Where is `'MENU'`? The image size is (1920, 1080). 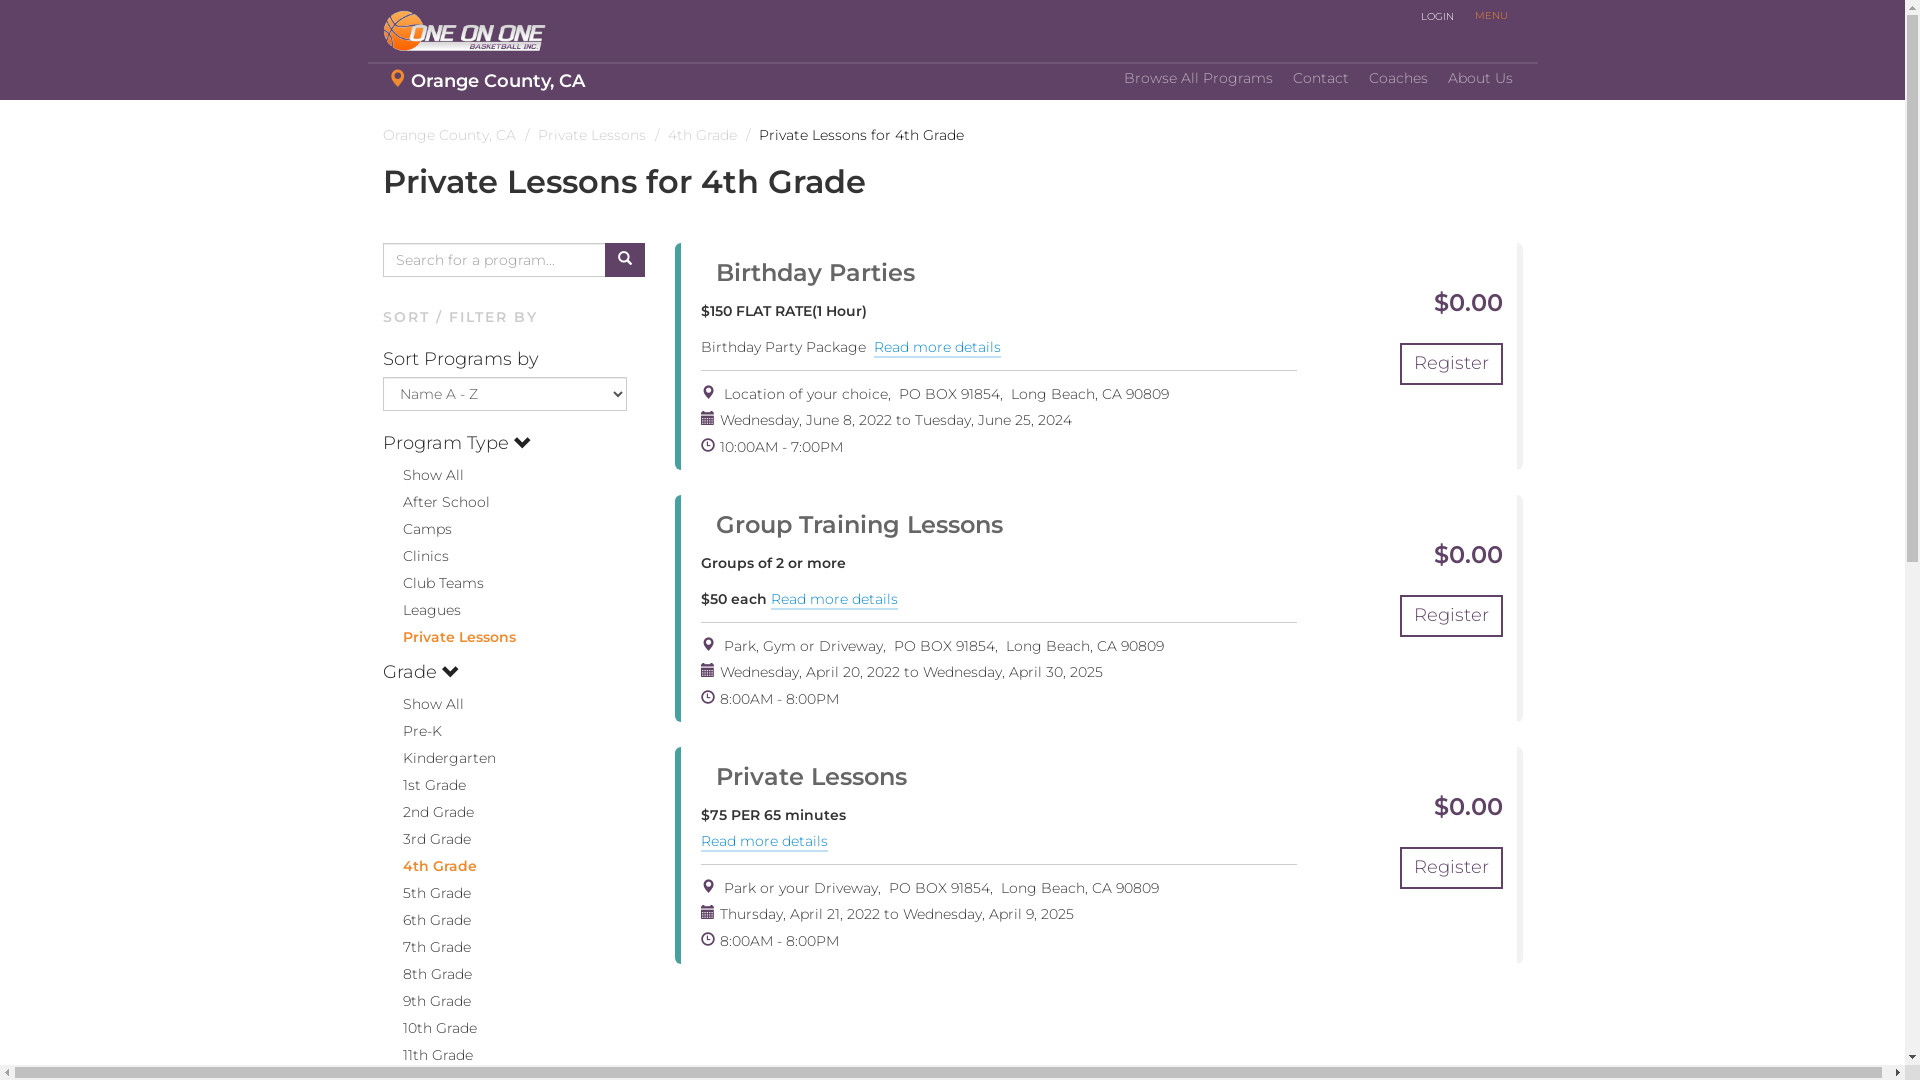
'MENU' is located at coordinates (1490, 15).